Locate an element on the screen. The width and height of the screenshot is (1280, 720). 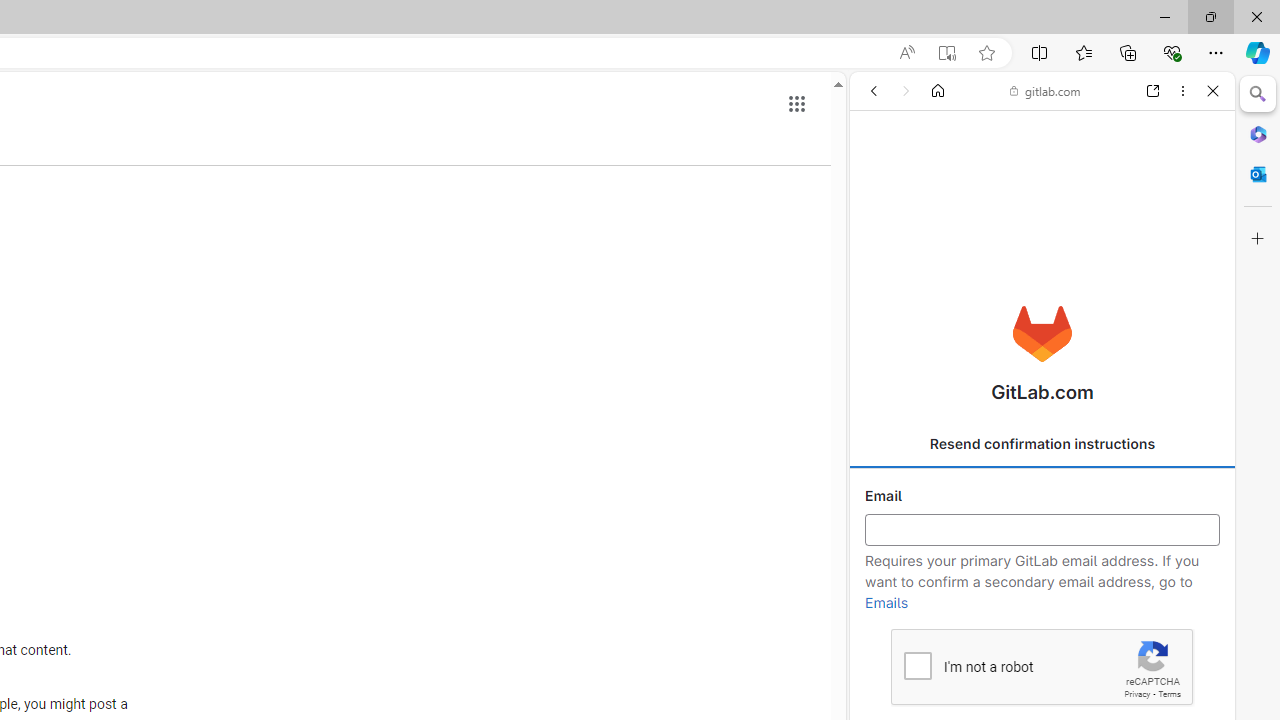
'Resend confirmation instructions' is located at coordinates (1041, 443).